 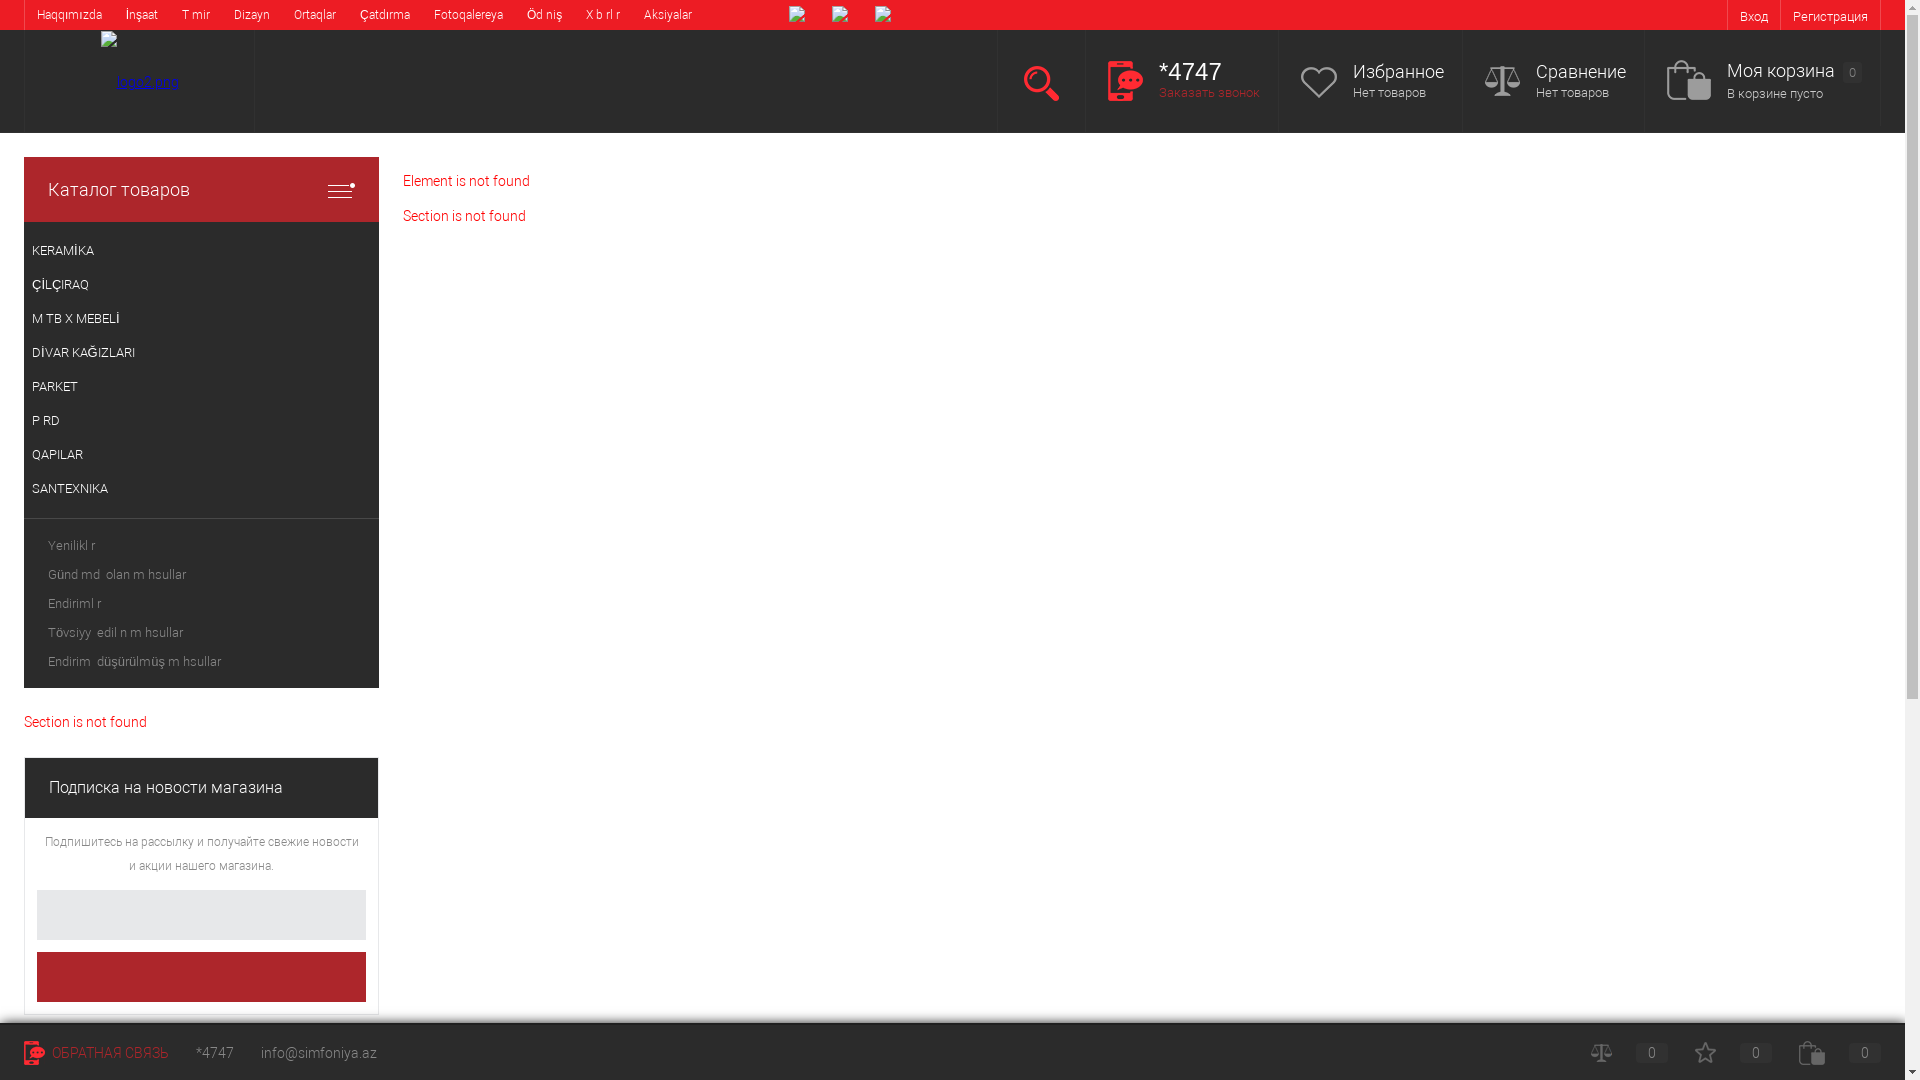 What do you see at coordinates (201, 489) in the screenshot?
I see `'SANTEXNIKA'` at bounding box center [201, 489].